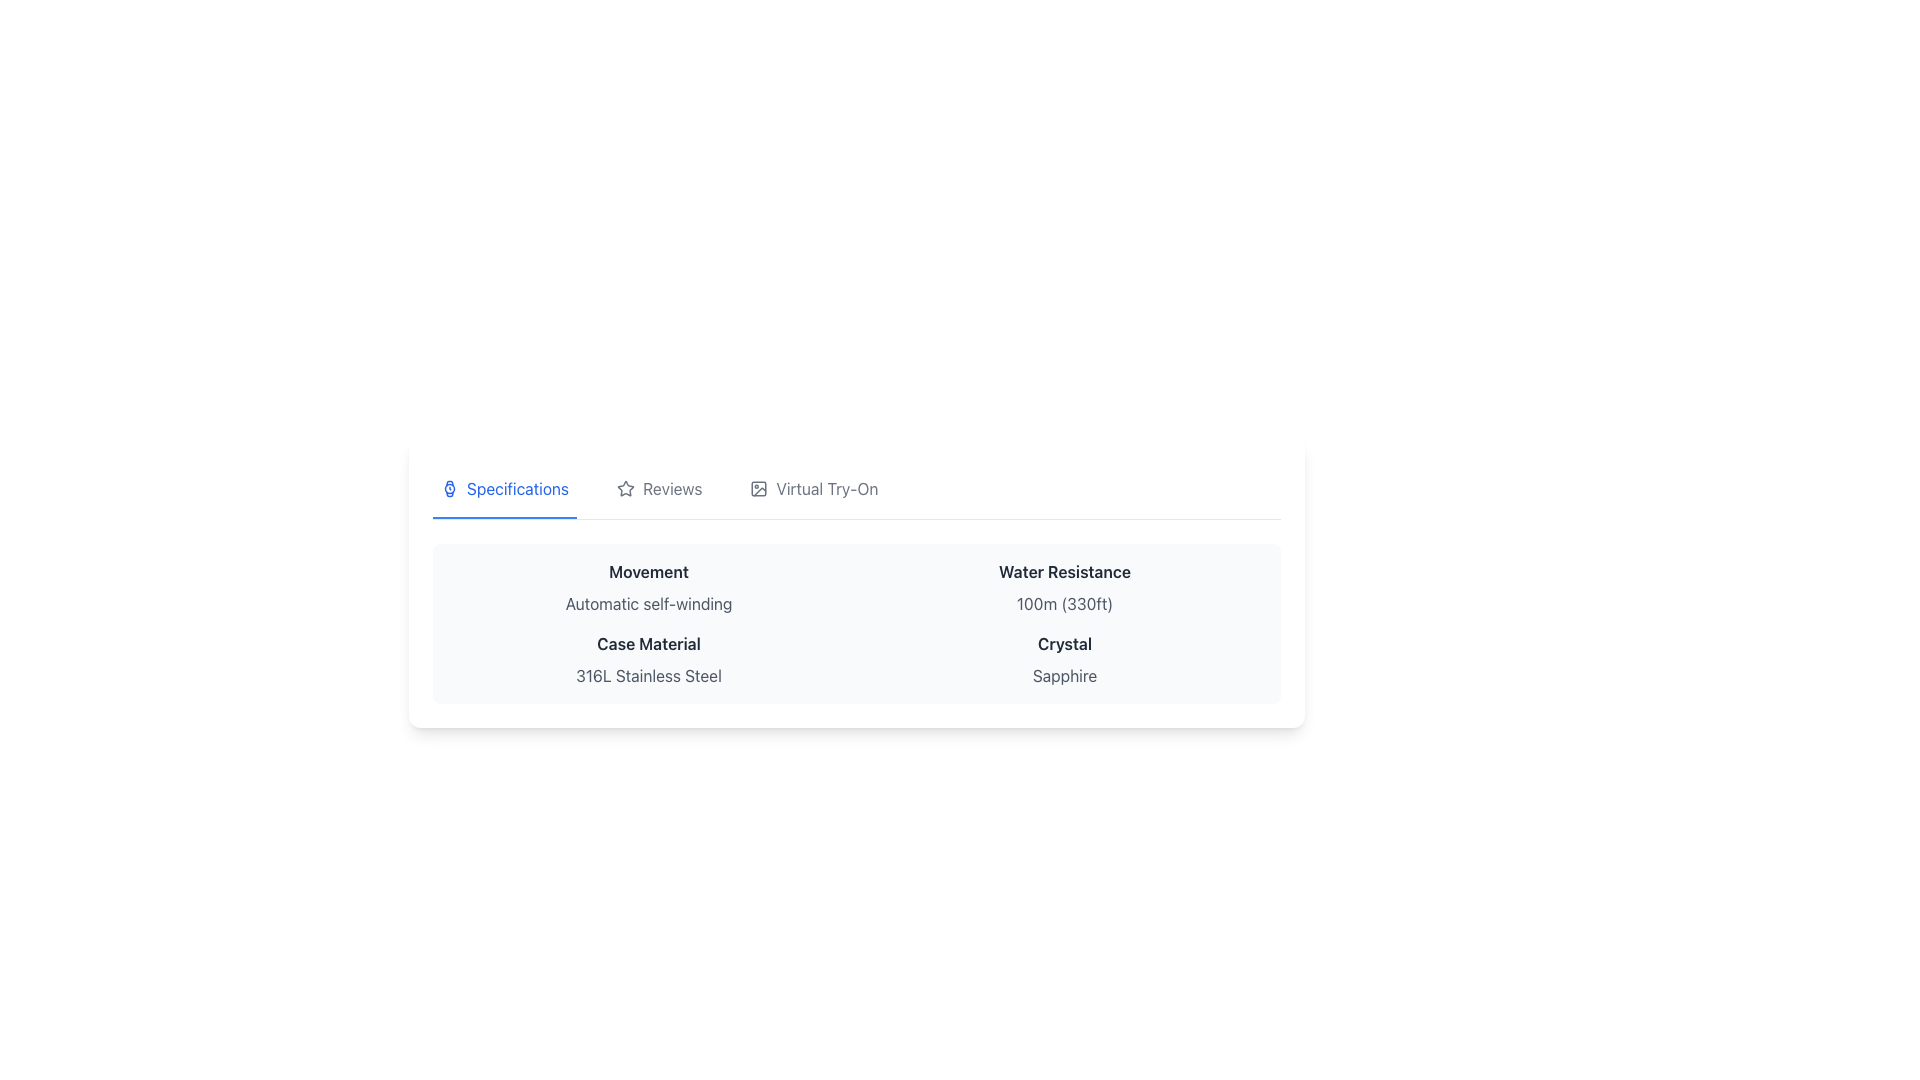 This screenshot has width=1920, height=1080. What do you see at coordinates (1064, 603) in the screenshot?
I see `the Text label that provides additional information about the water resistance capabilities of the item, located under the header 'Water Resistance' in the specifications section` at bounding box center [1064, 603].